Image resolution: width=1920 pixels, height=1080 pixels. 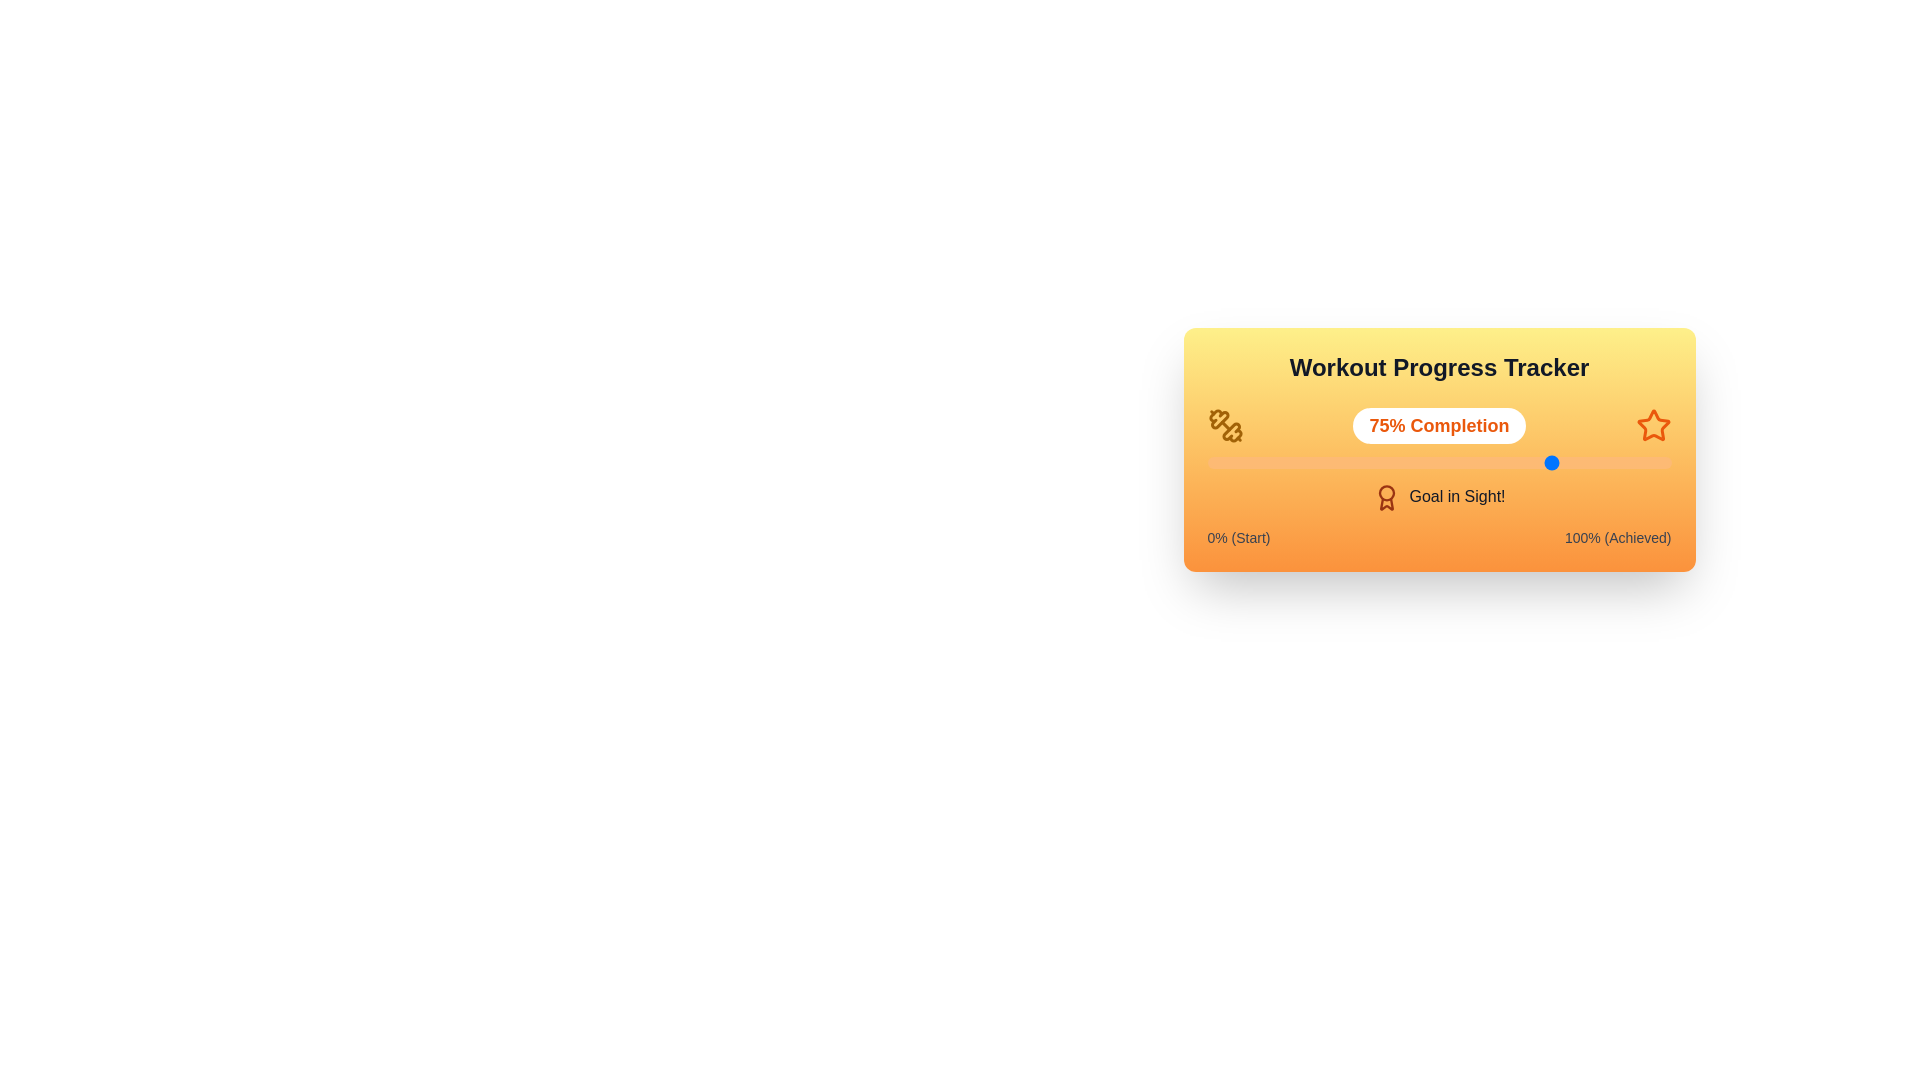 I want to click on the progress slider to 93%, so click(x=1639, y=462).